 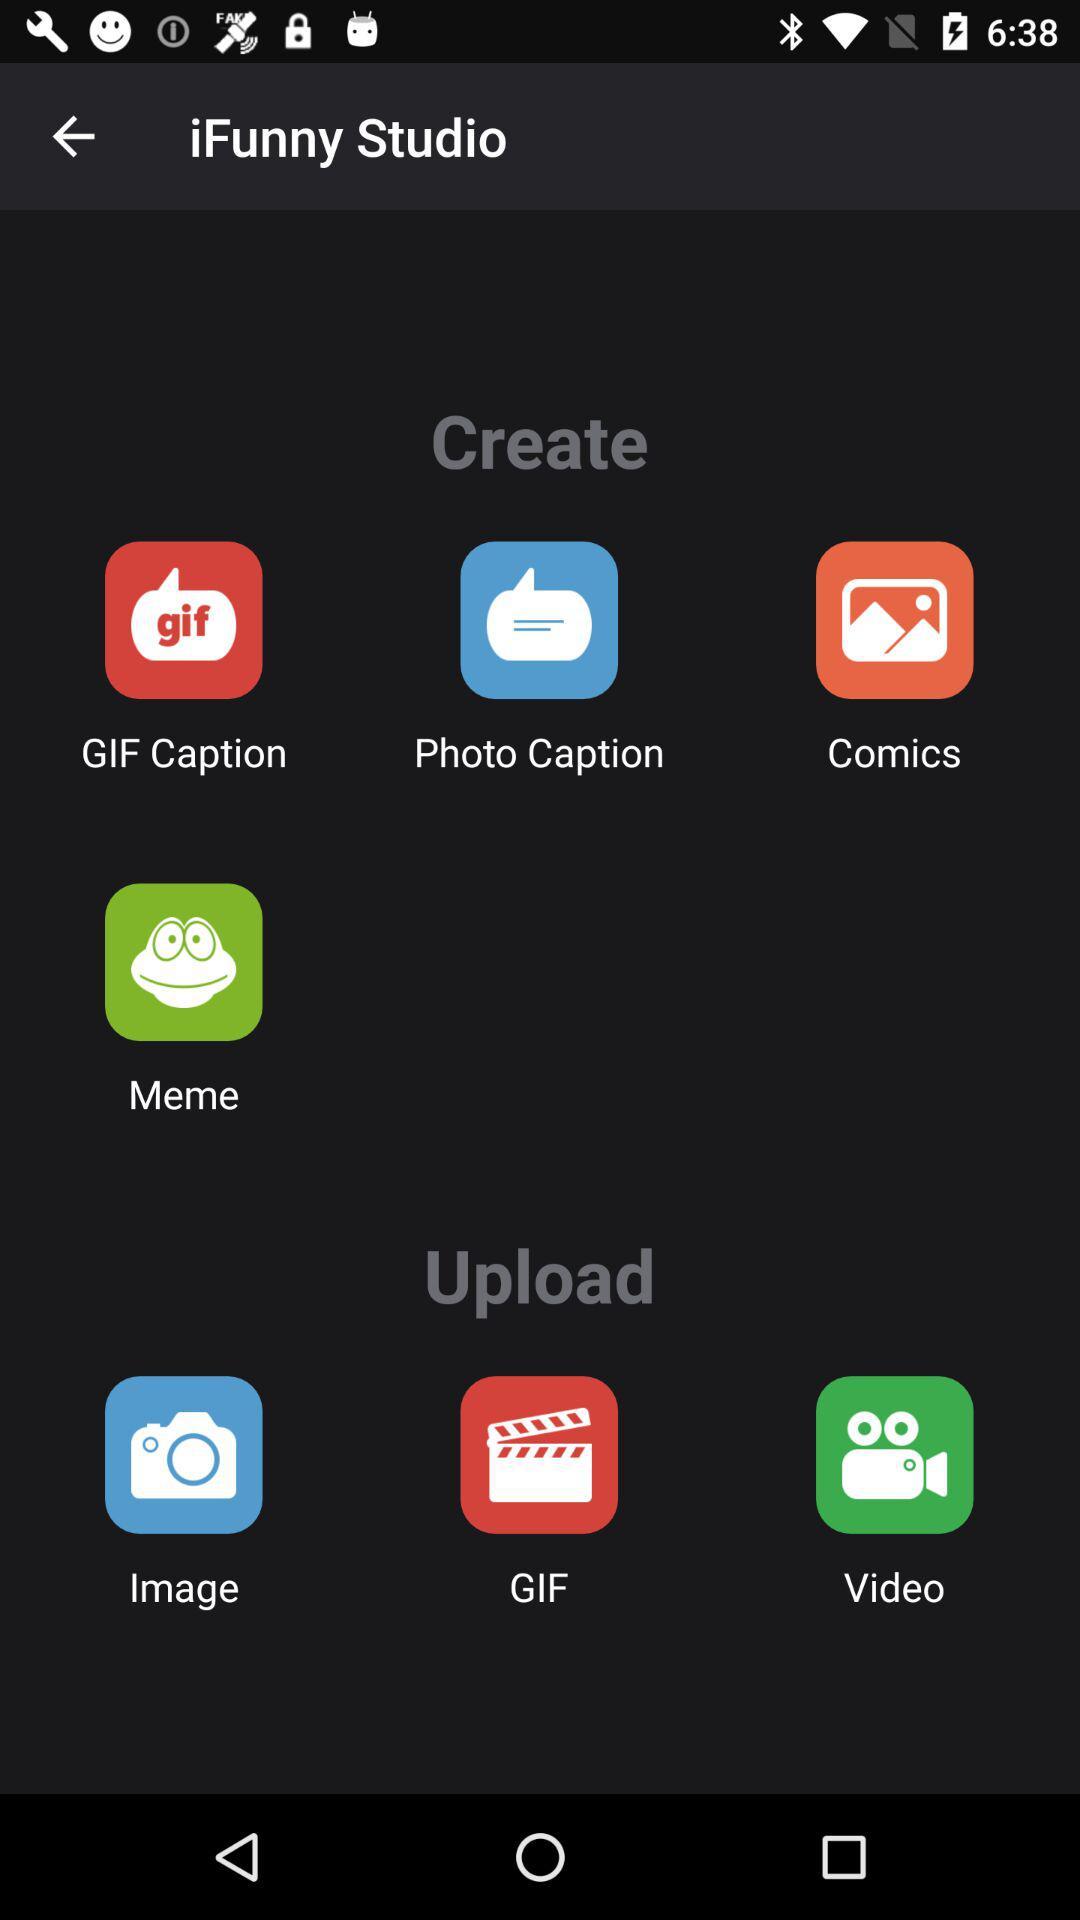 I want to click on icon, so click(x=538, y=619).